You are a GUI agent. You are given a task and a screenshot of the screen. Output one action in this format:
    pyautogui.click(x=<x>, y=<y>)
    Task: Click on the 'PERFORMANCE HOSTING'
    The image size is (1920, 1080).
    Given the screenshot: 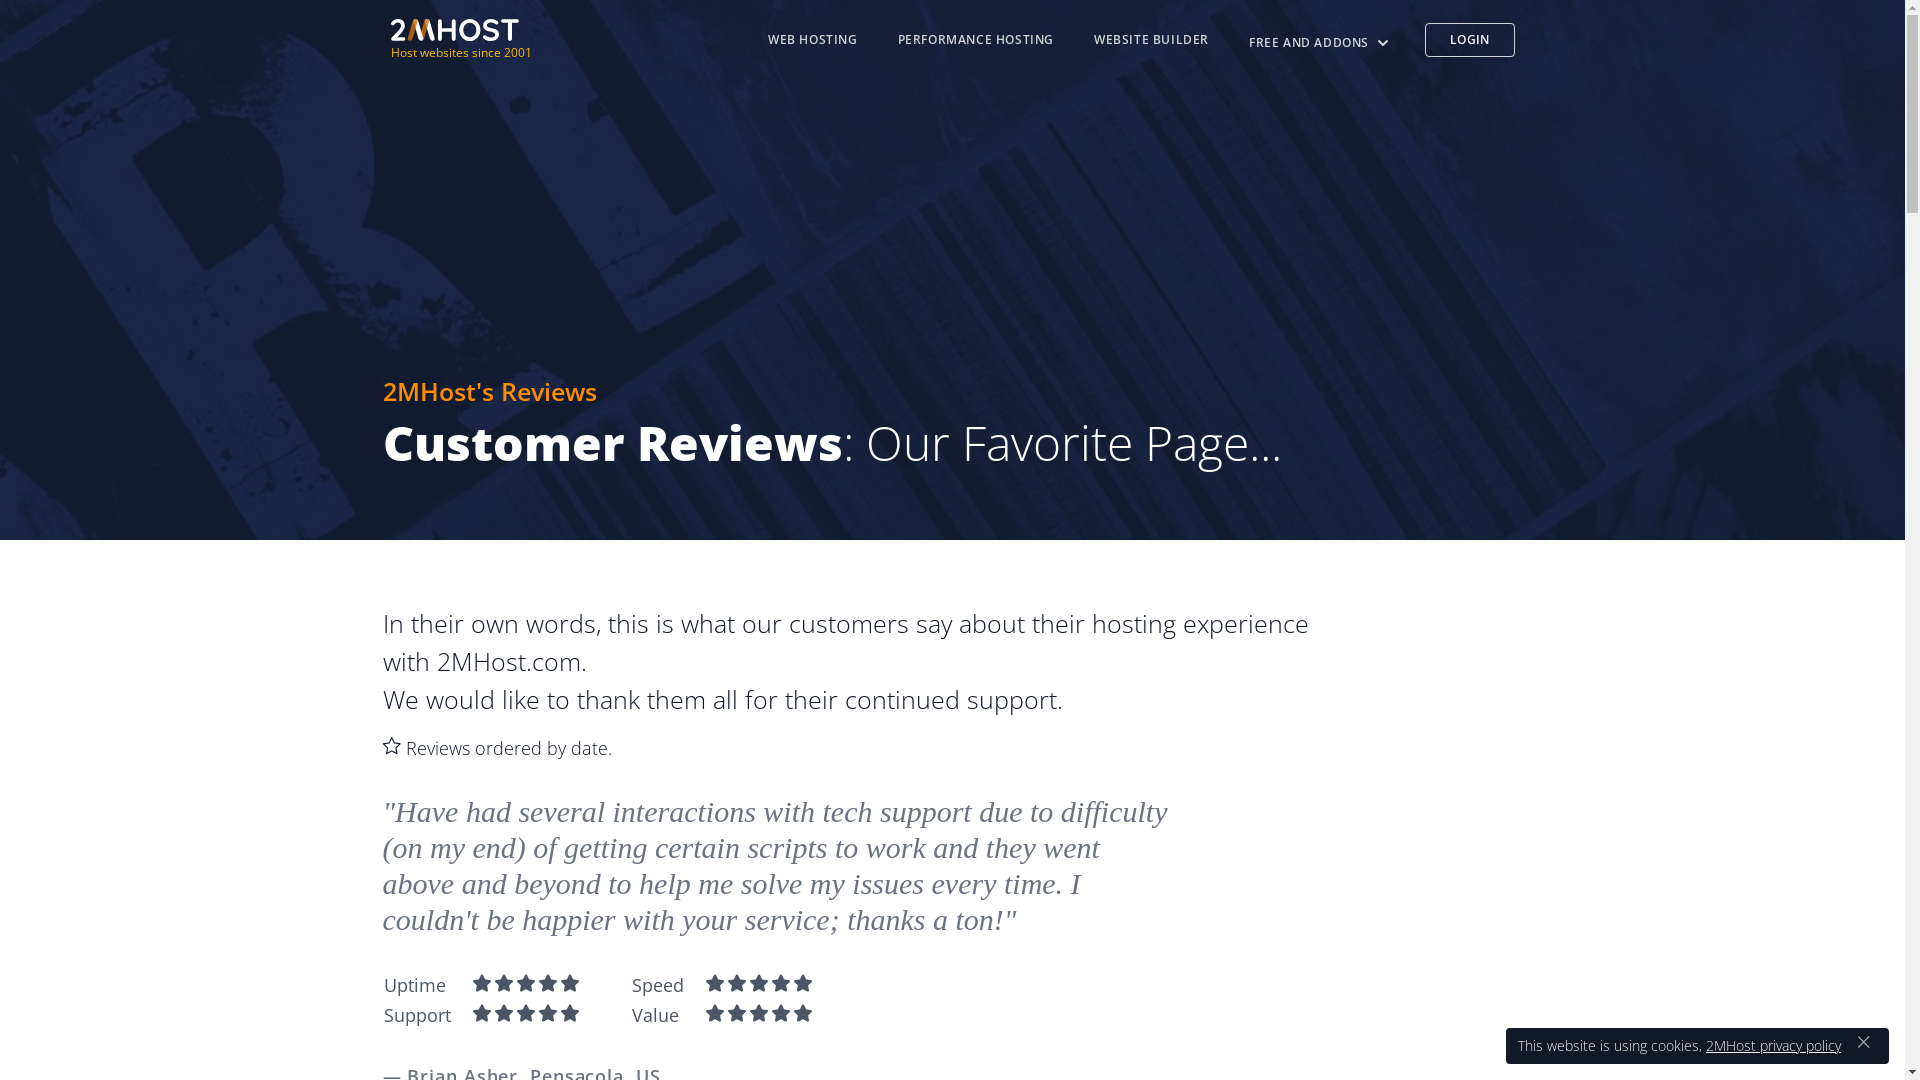 What is the action you would take?
    pyautogui.click(x=975, y=39)
    